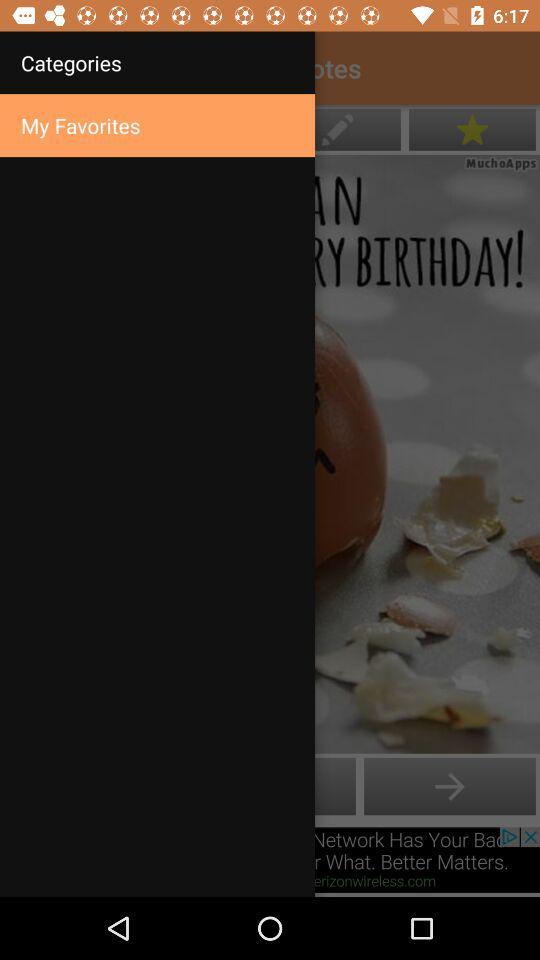 The height and width of the screenshot is (960, 540). Describe the element at coordinates (472, 128) in the screenshot. I see `the star icon` at that location.